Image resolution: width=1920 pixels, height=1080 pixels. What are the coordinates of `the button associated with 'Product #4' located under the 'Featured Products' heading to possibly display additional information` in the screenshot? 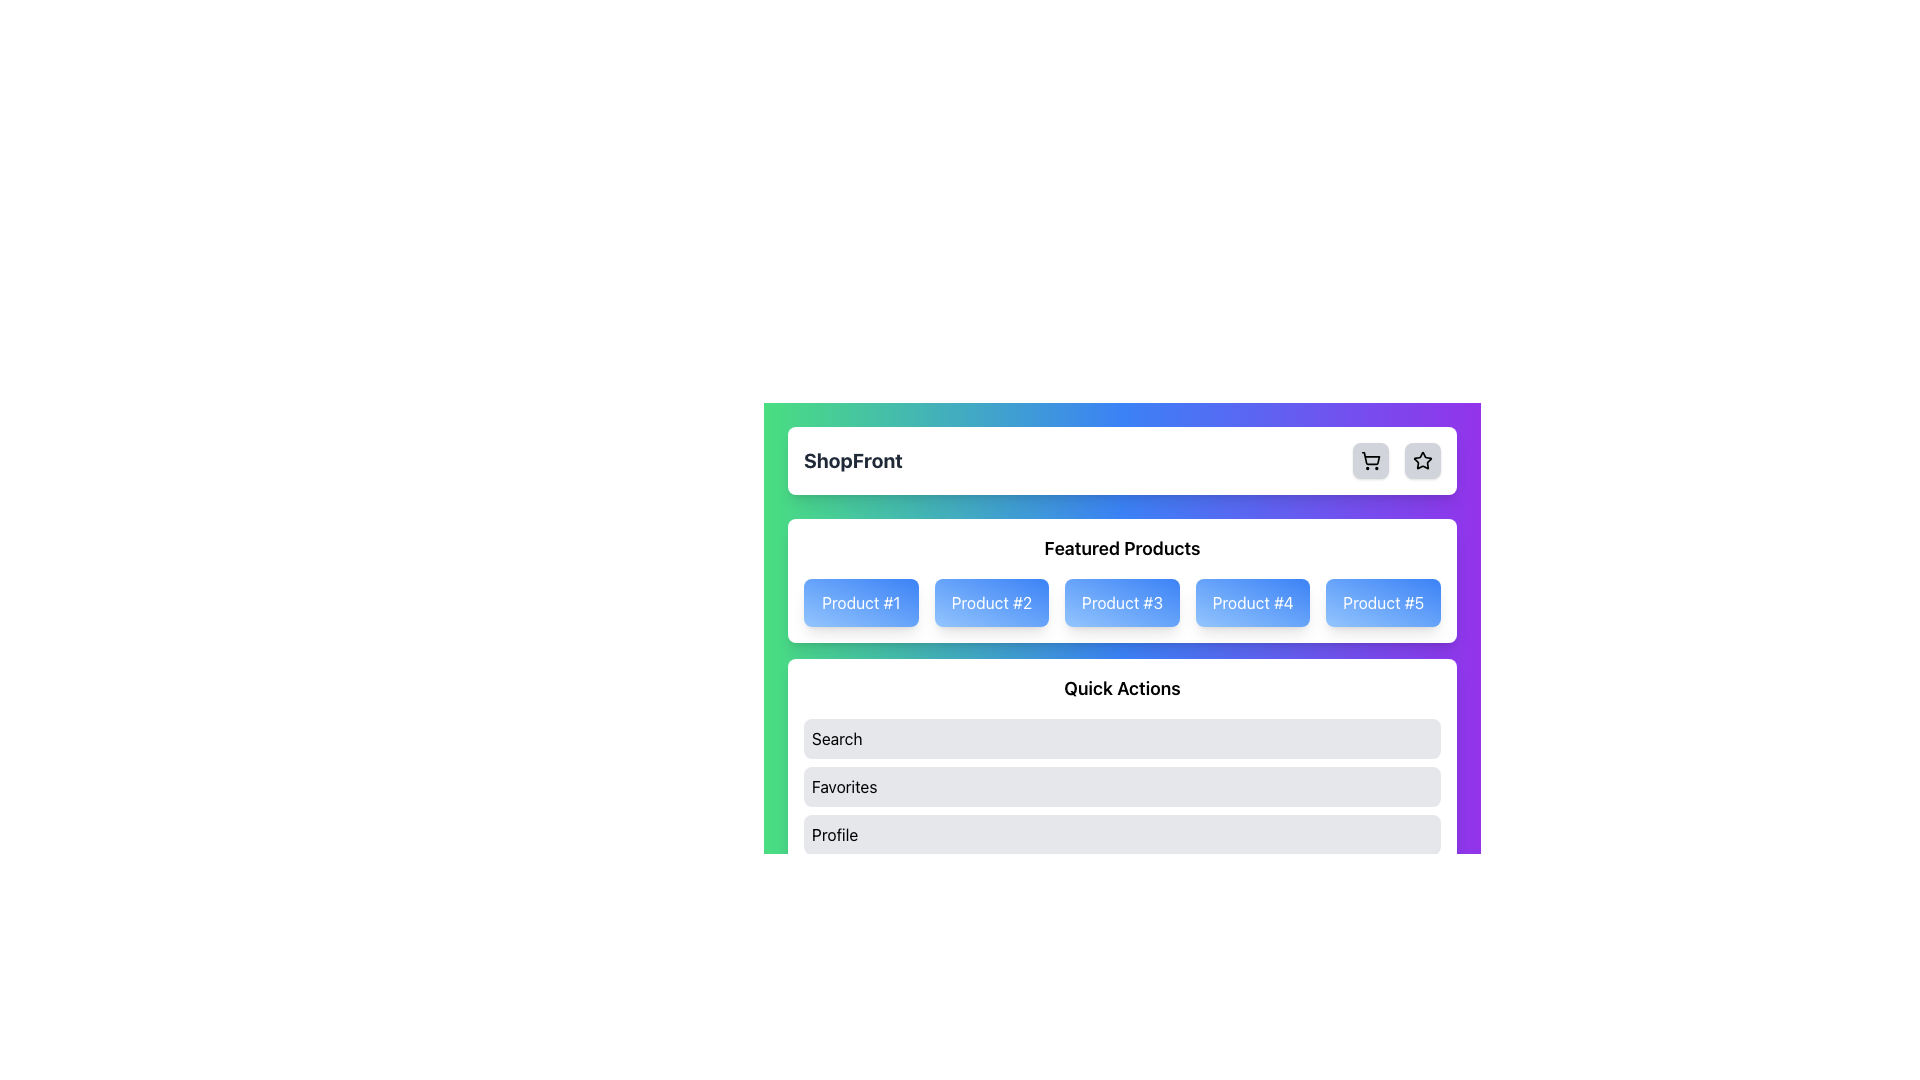 It's located at (1251, 601).